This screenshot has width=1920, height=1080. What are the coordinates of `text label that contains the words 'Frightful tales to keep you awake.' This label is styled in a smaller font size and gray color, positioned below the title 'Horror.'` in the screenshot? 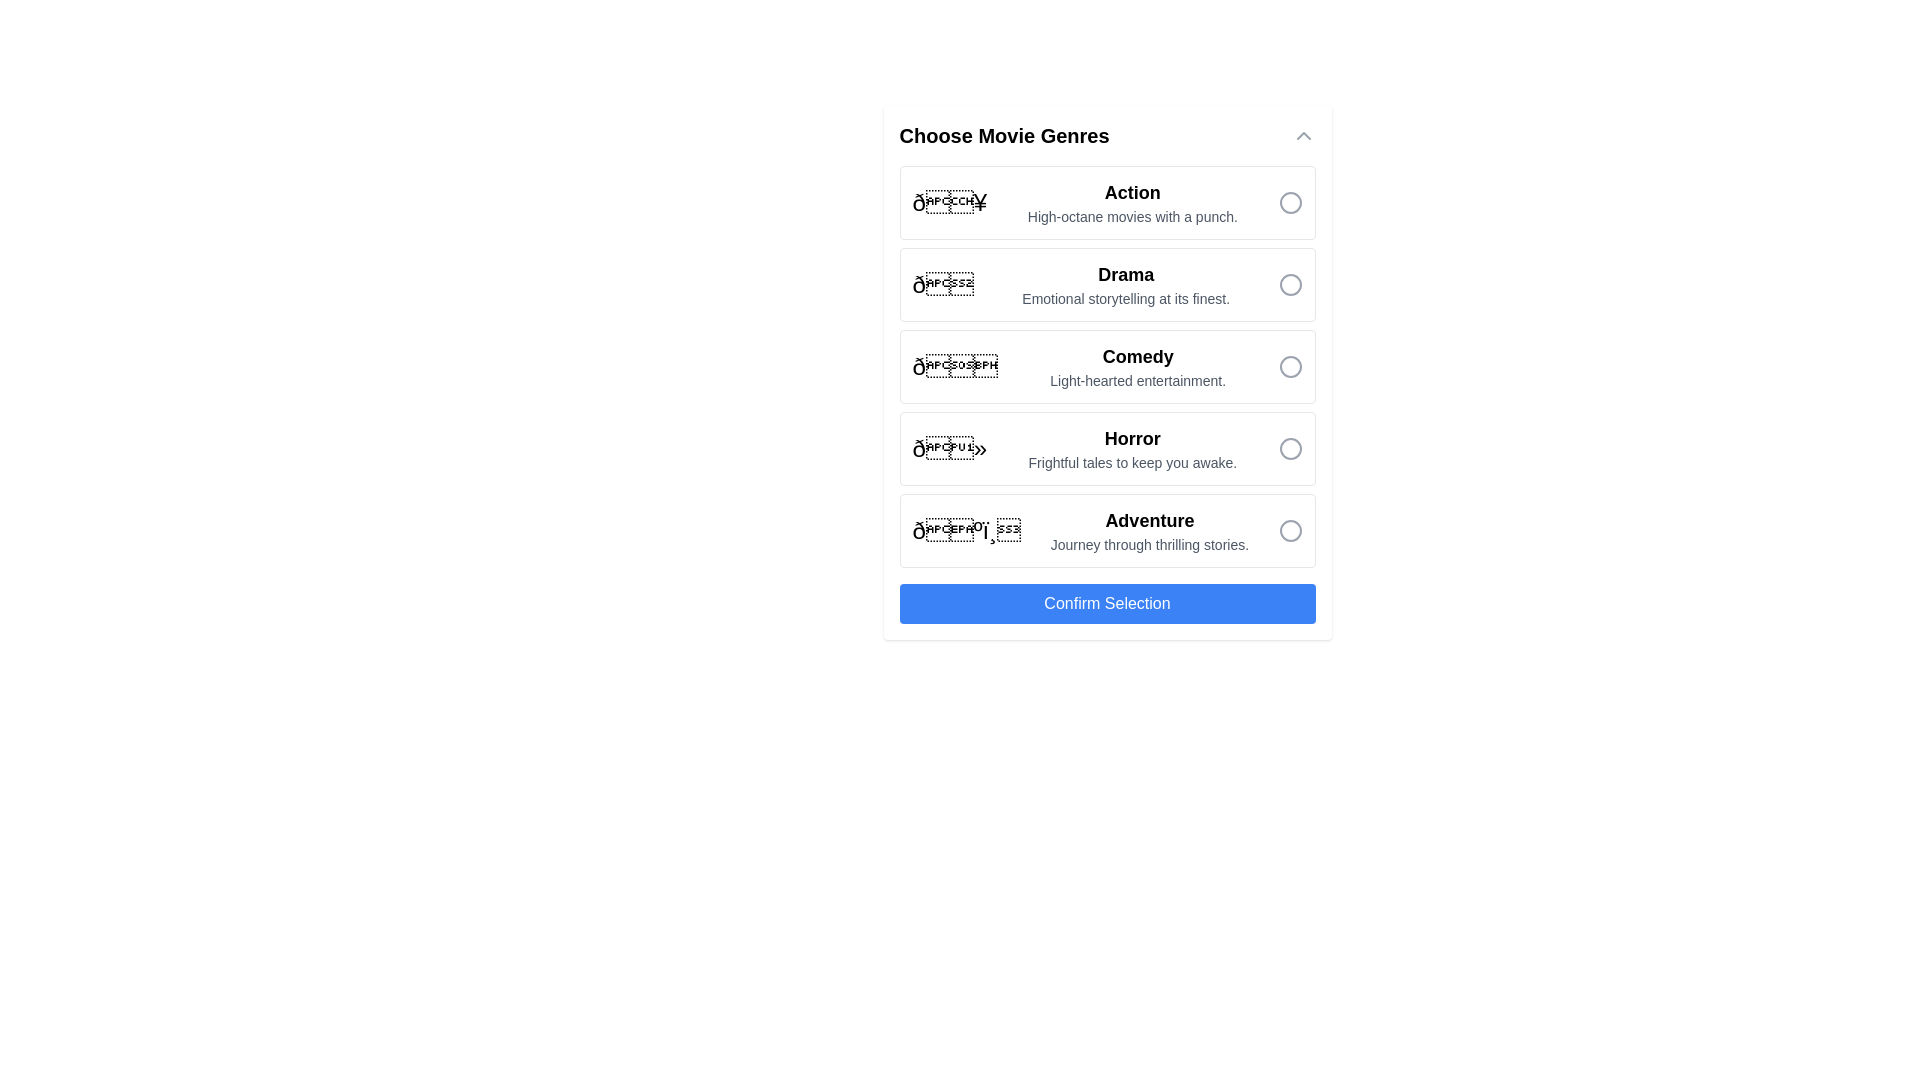 It's located at (1132, 462).